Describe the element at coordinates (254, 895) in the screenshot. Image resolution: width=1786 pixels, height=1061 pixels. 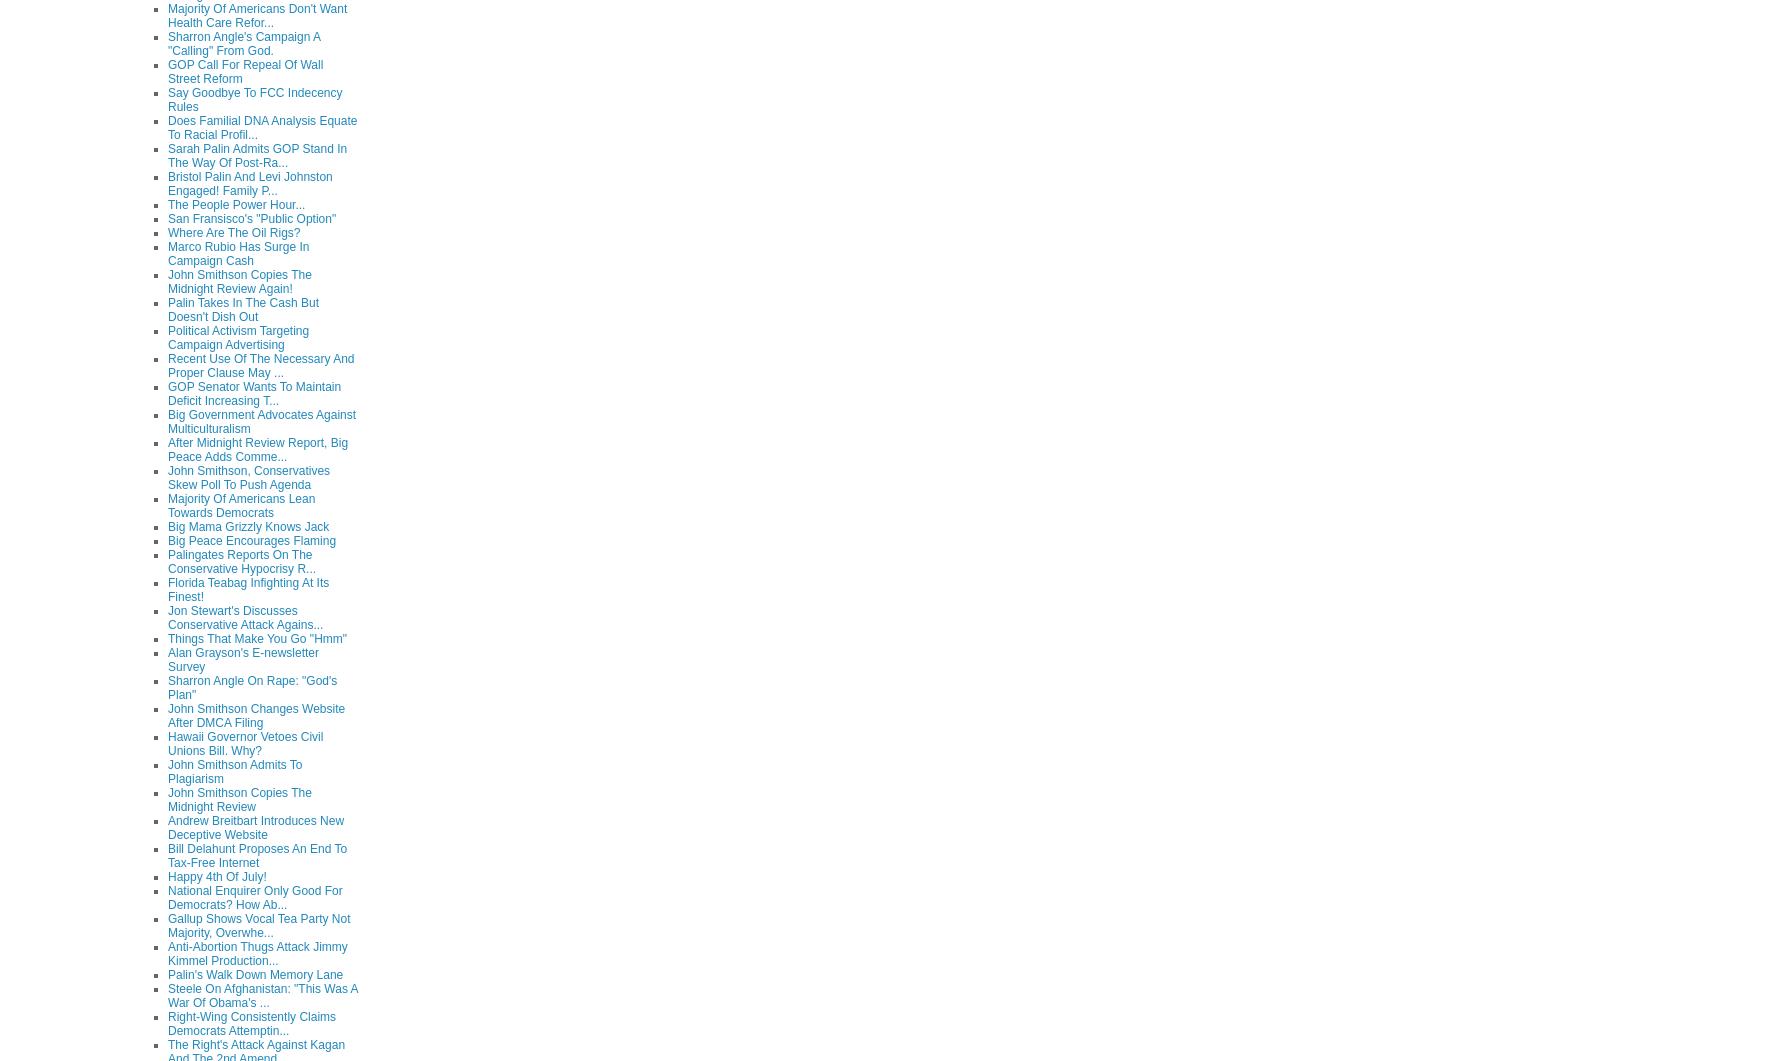
I see `'National Enquirer Only Good For Democrats?  How Ab...'` at that location.